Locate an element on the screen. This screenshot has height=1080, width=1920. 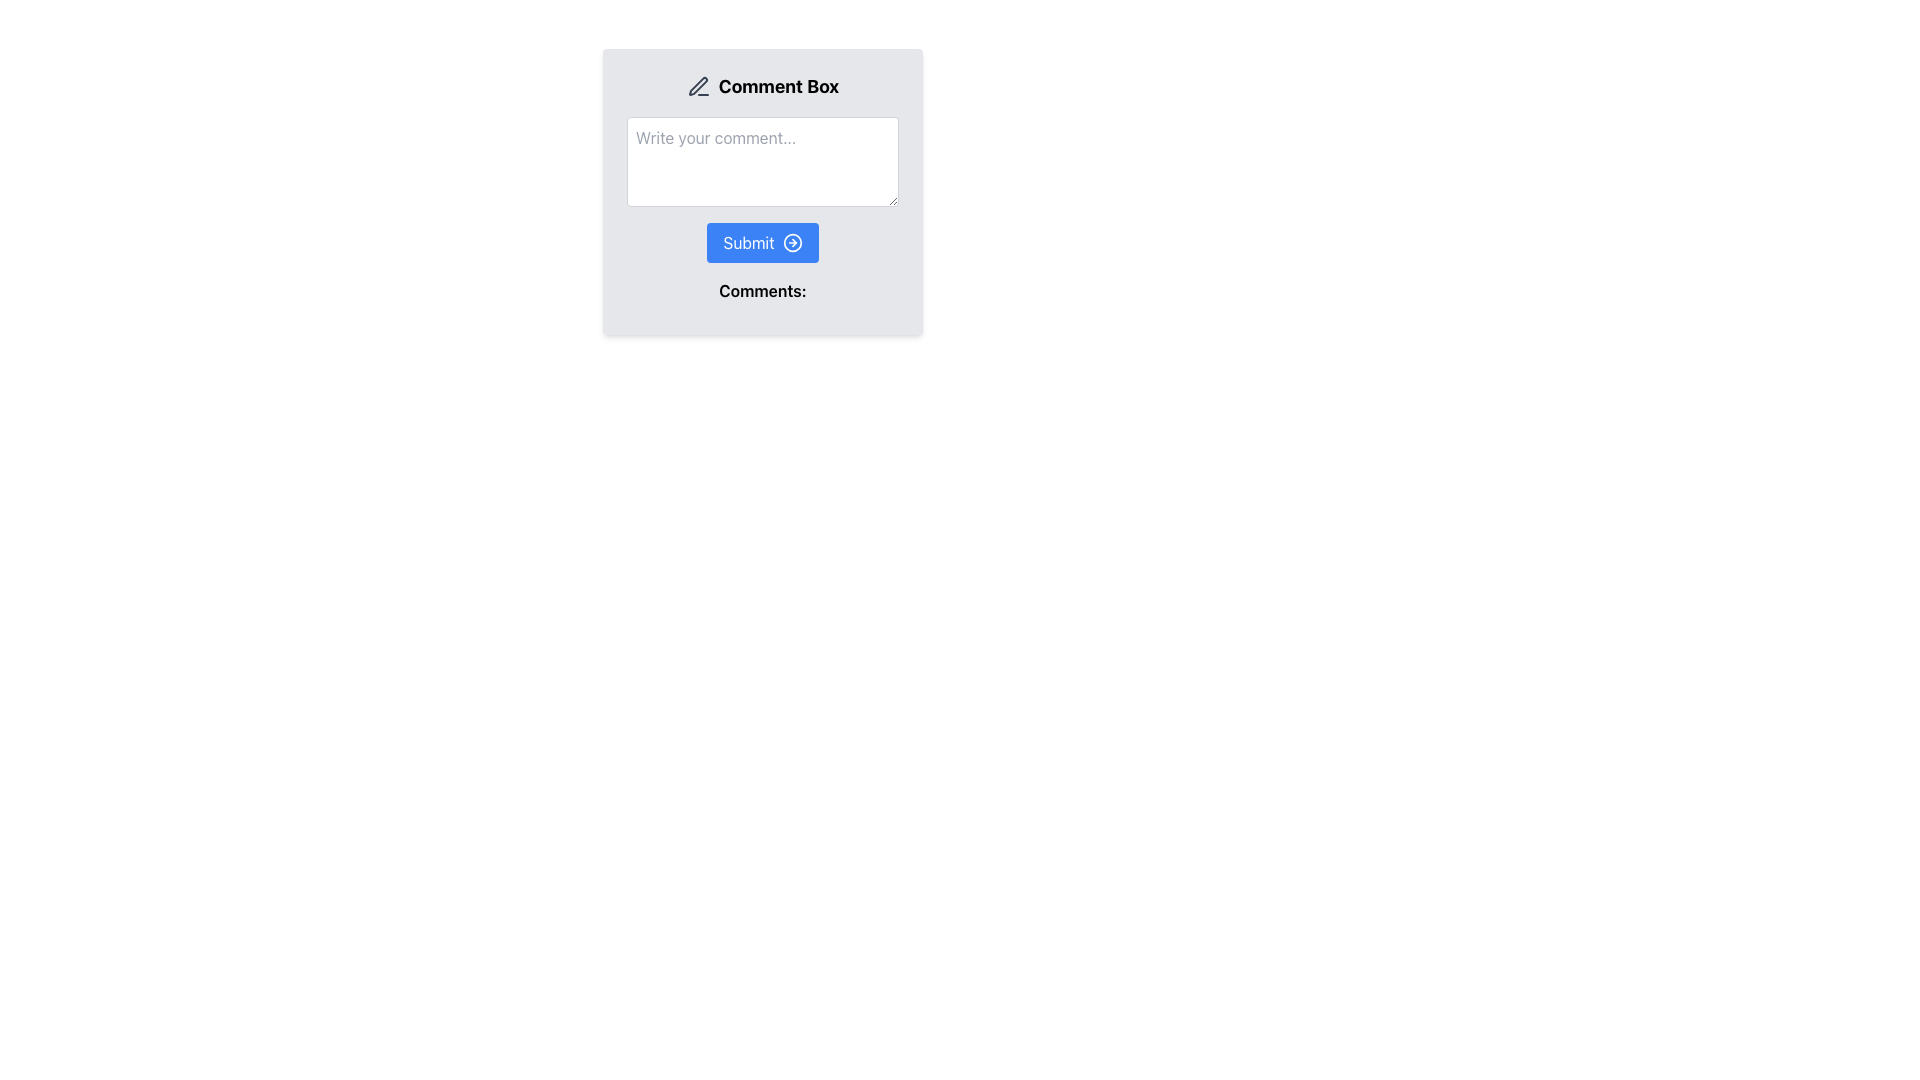
text label 'Comments:' located at the bottom of the comment box interface, below the text input field and the 'Submit' button is located at coordinates (762, 294).